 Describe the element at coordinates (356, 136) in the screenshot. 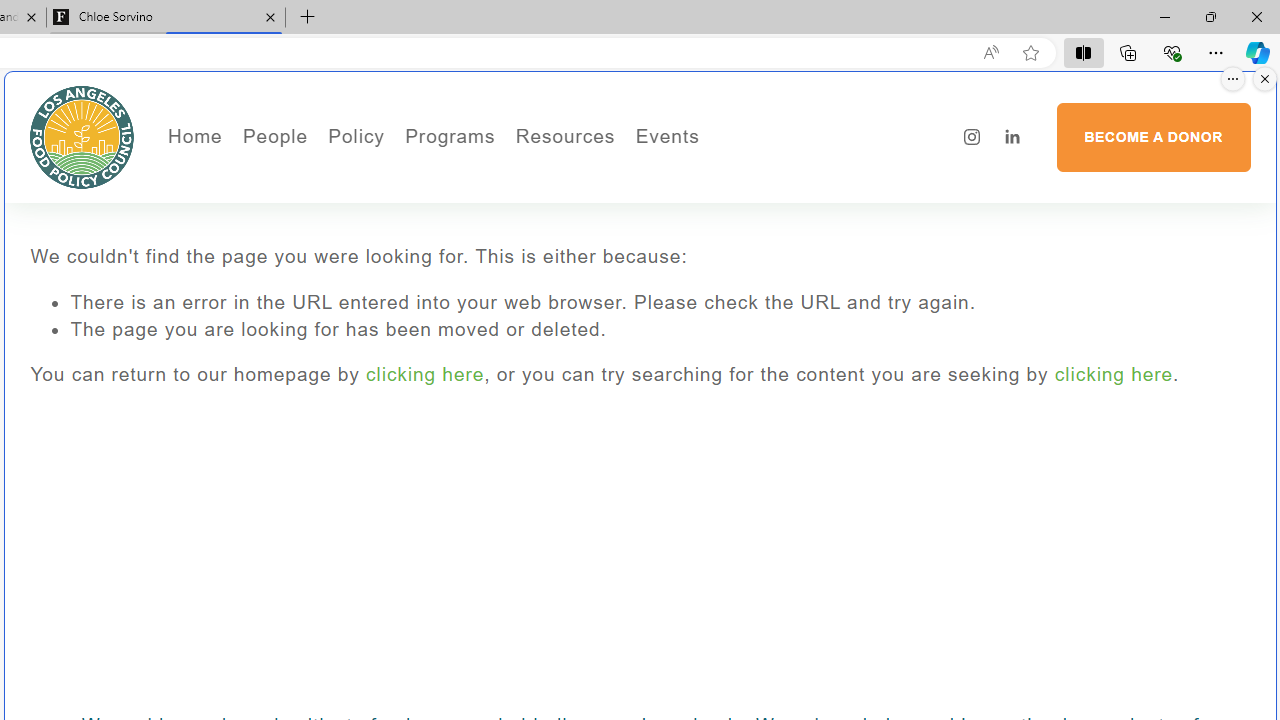

I see `'Policy'` at that location.